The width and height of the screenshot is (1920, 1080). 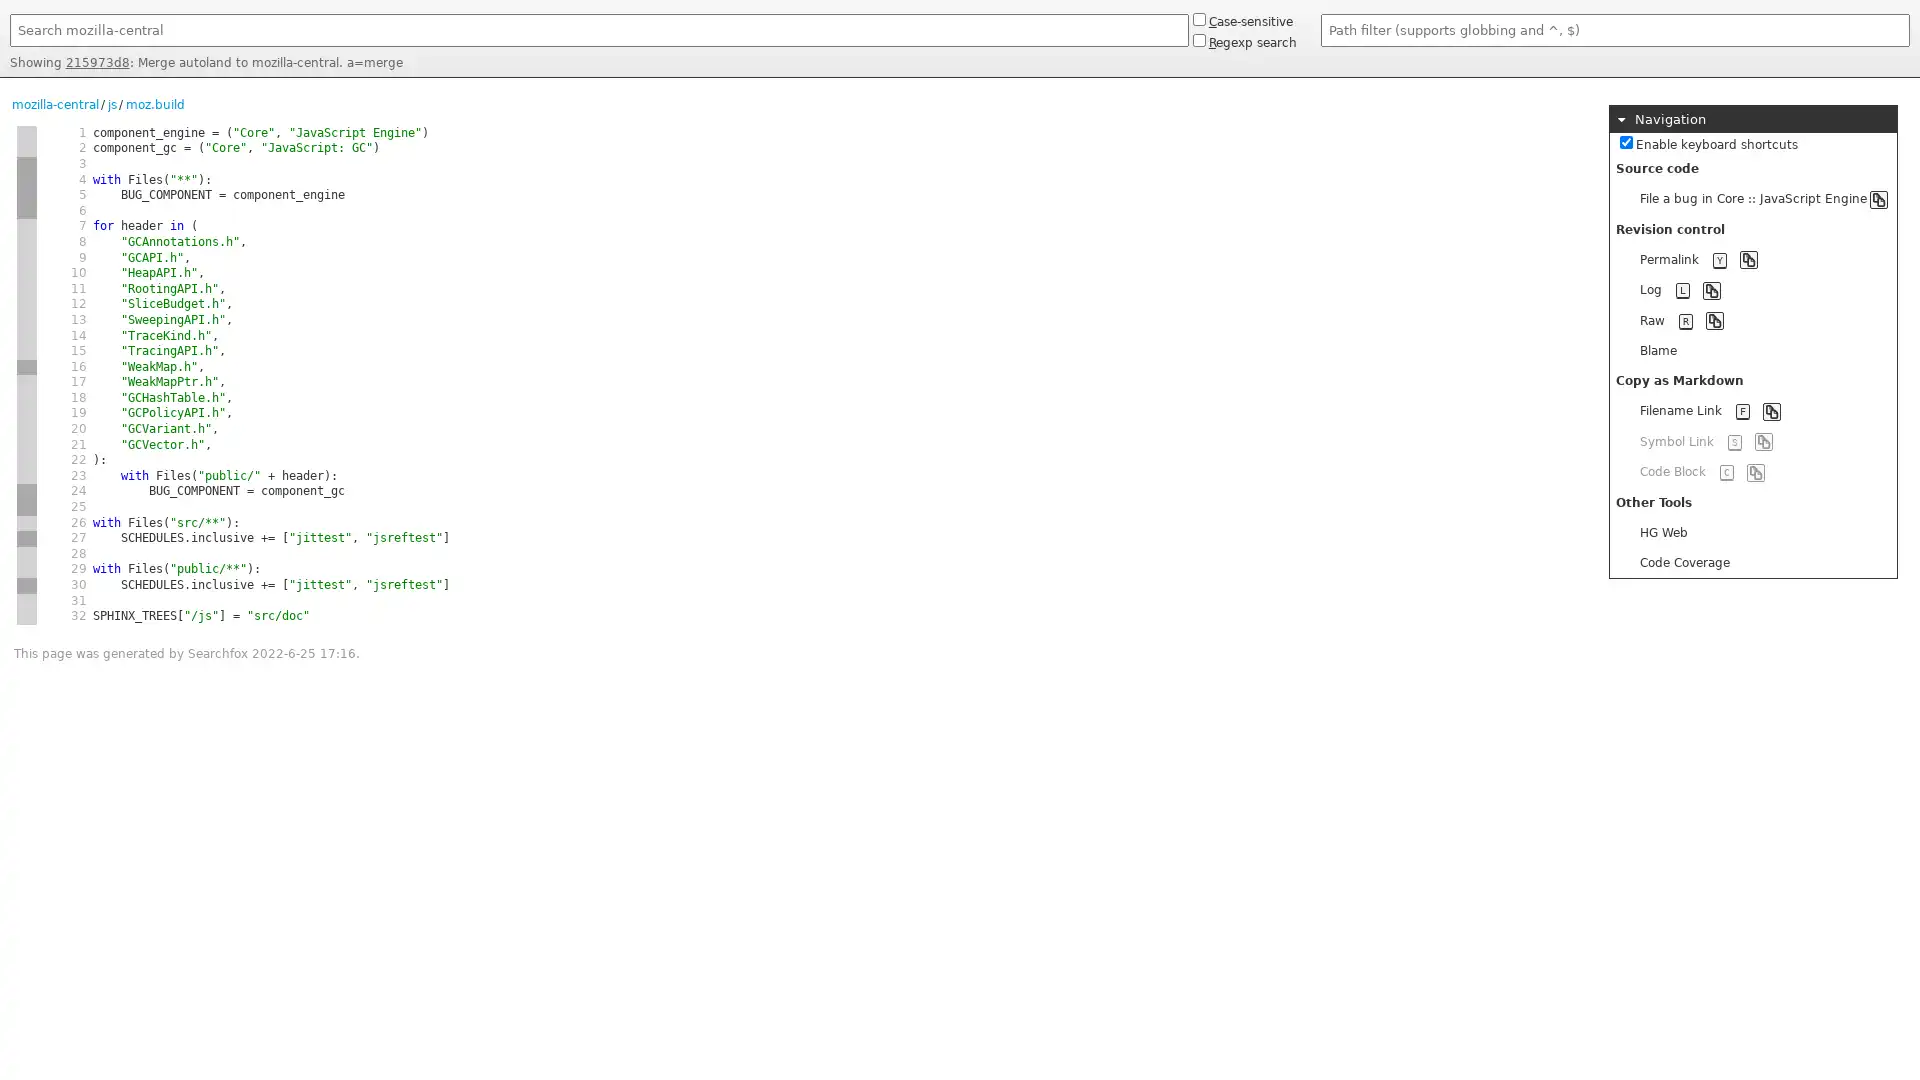 I want to click on same hash 1, so click(x=27, y=273).